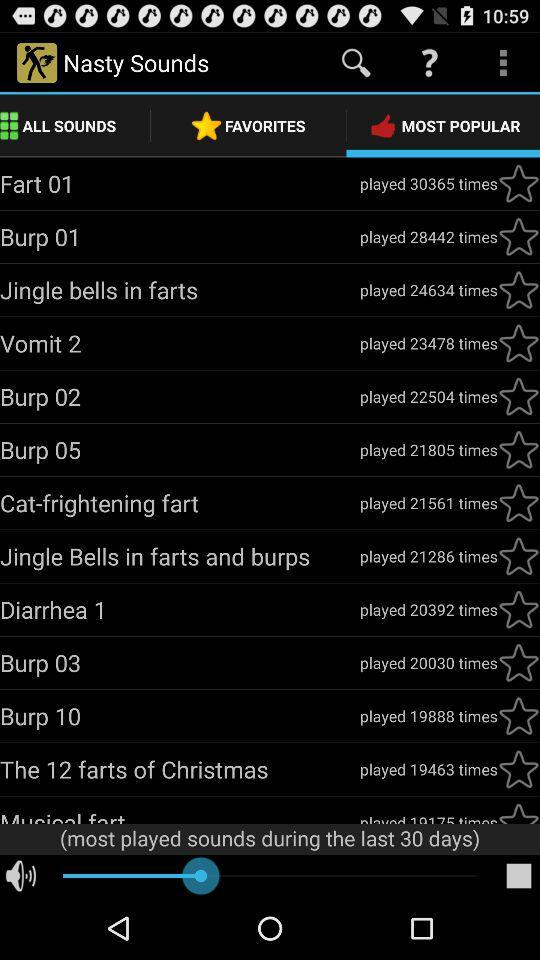 The width and height of the screenshot is (540, 960). Describe the element at coordinates (518, 716) in the screenshot. I see `icon button` at that location.